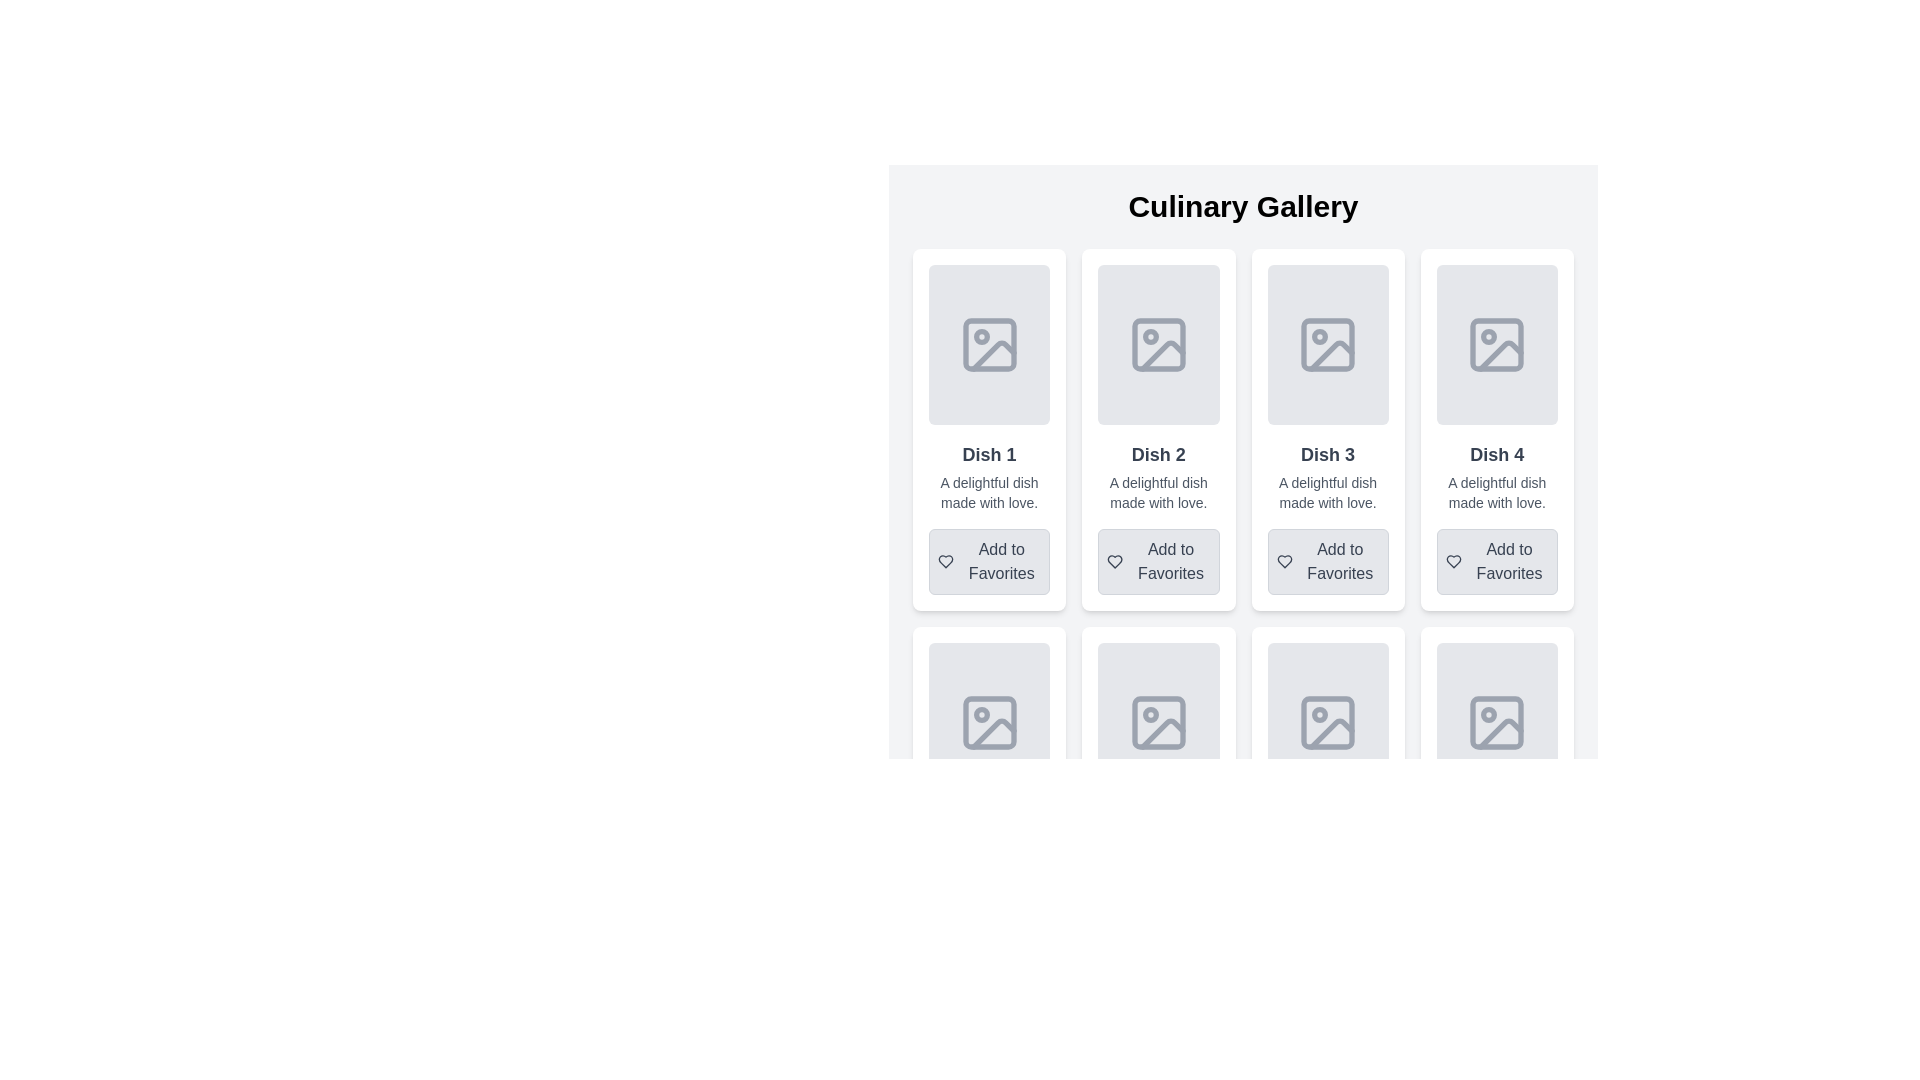 The width and height of the screenshot is (1920, 1080). Describe the element at coordinates (1453, 562) in the screenshot. I see `the heart-shaped icon within the 'Add` at that location.